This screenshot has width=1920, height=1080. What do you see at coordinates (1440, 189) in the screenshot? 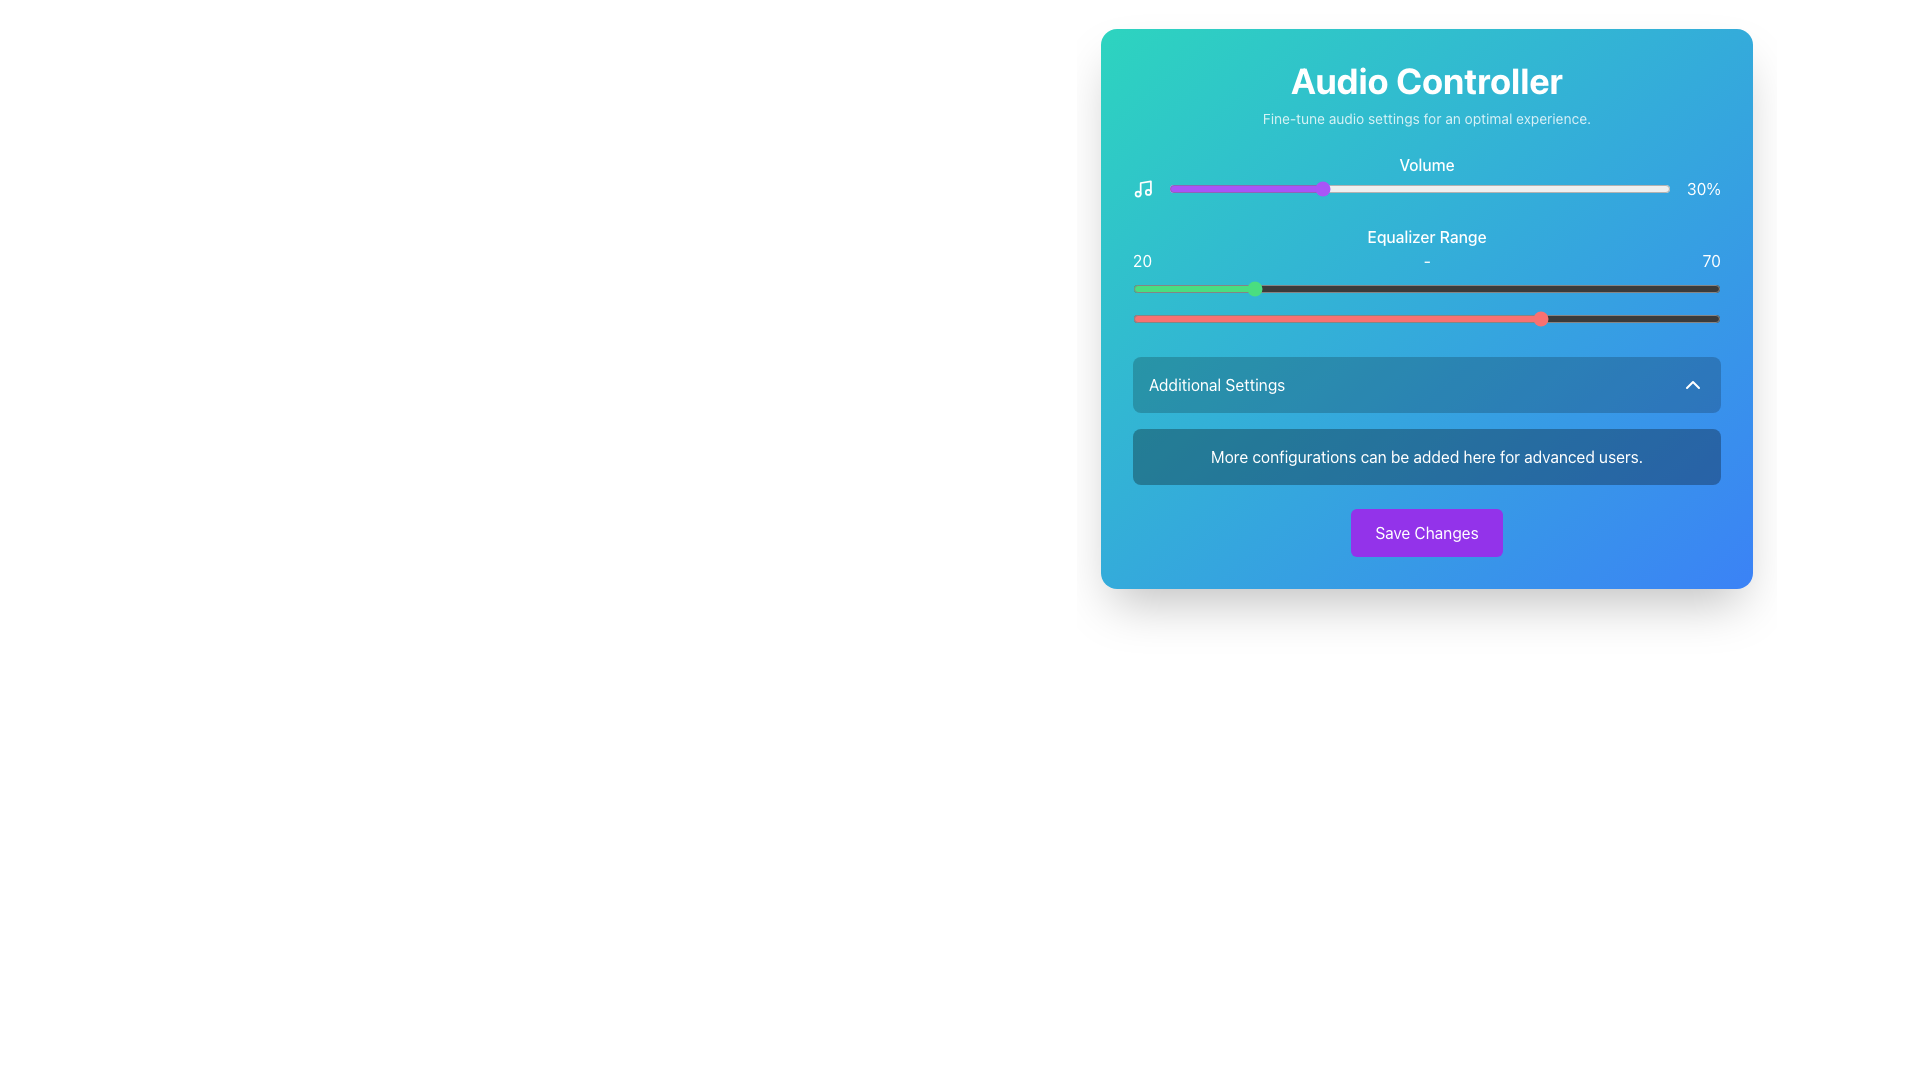
I see `the volume slider` at bounding box center [1440, 189].